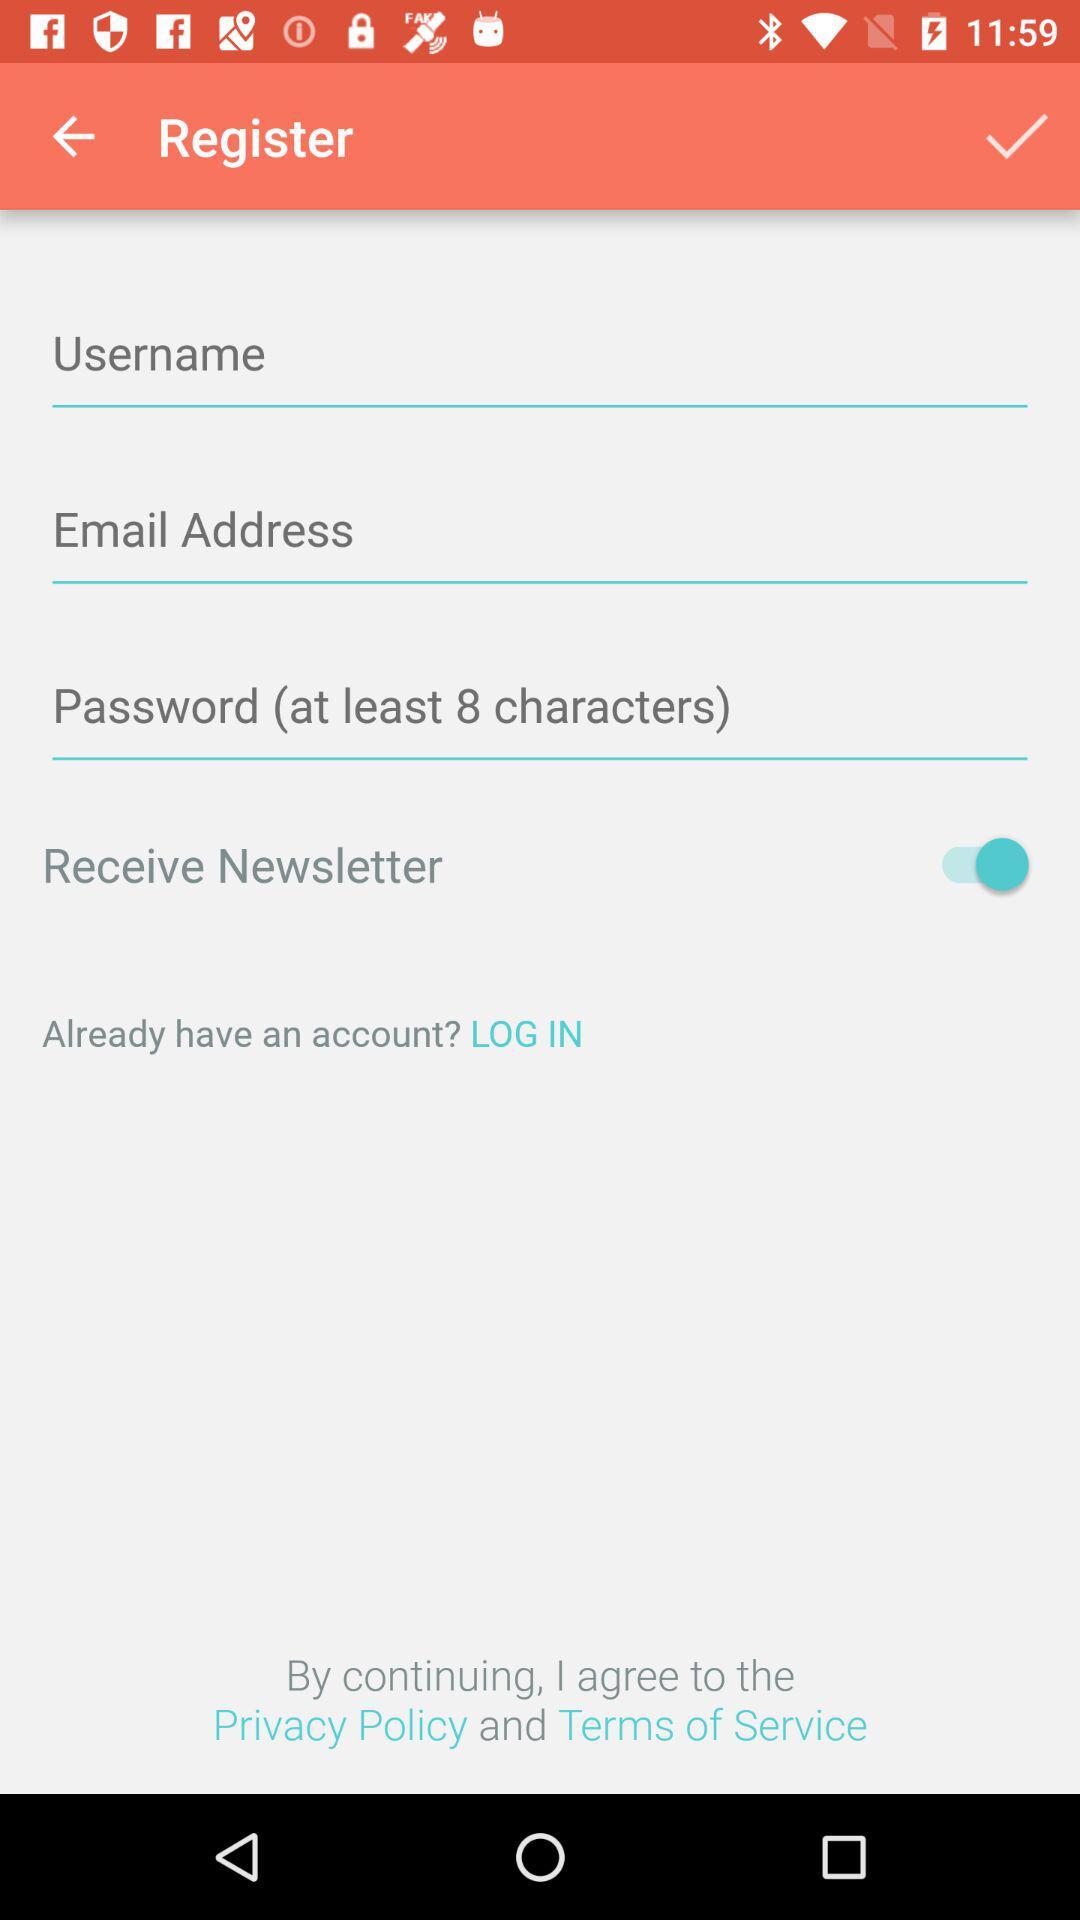  I want to click on icon to the left of register item, so click(72, 135).